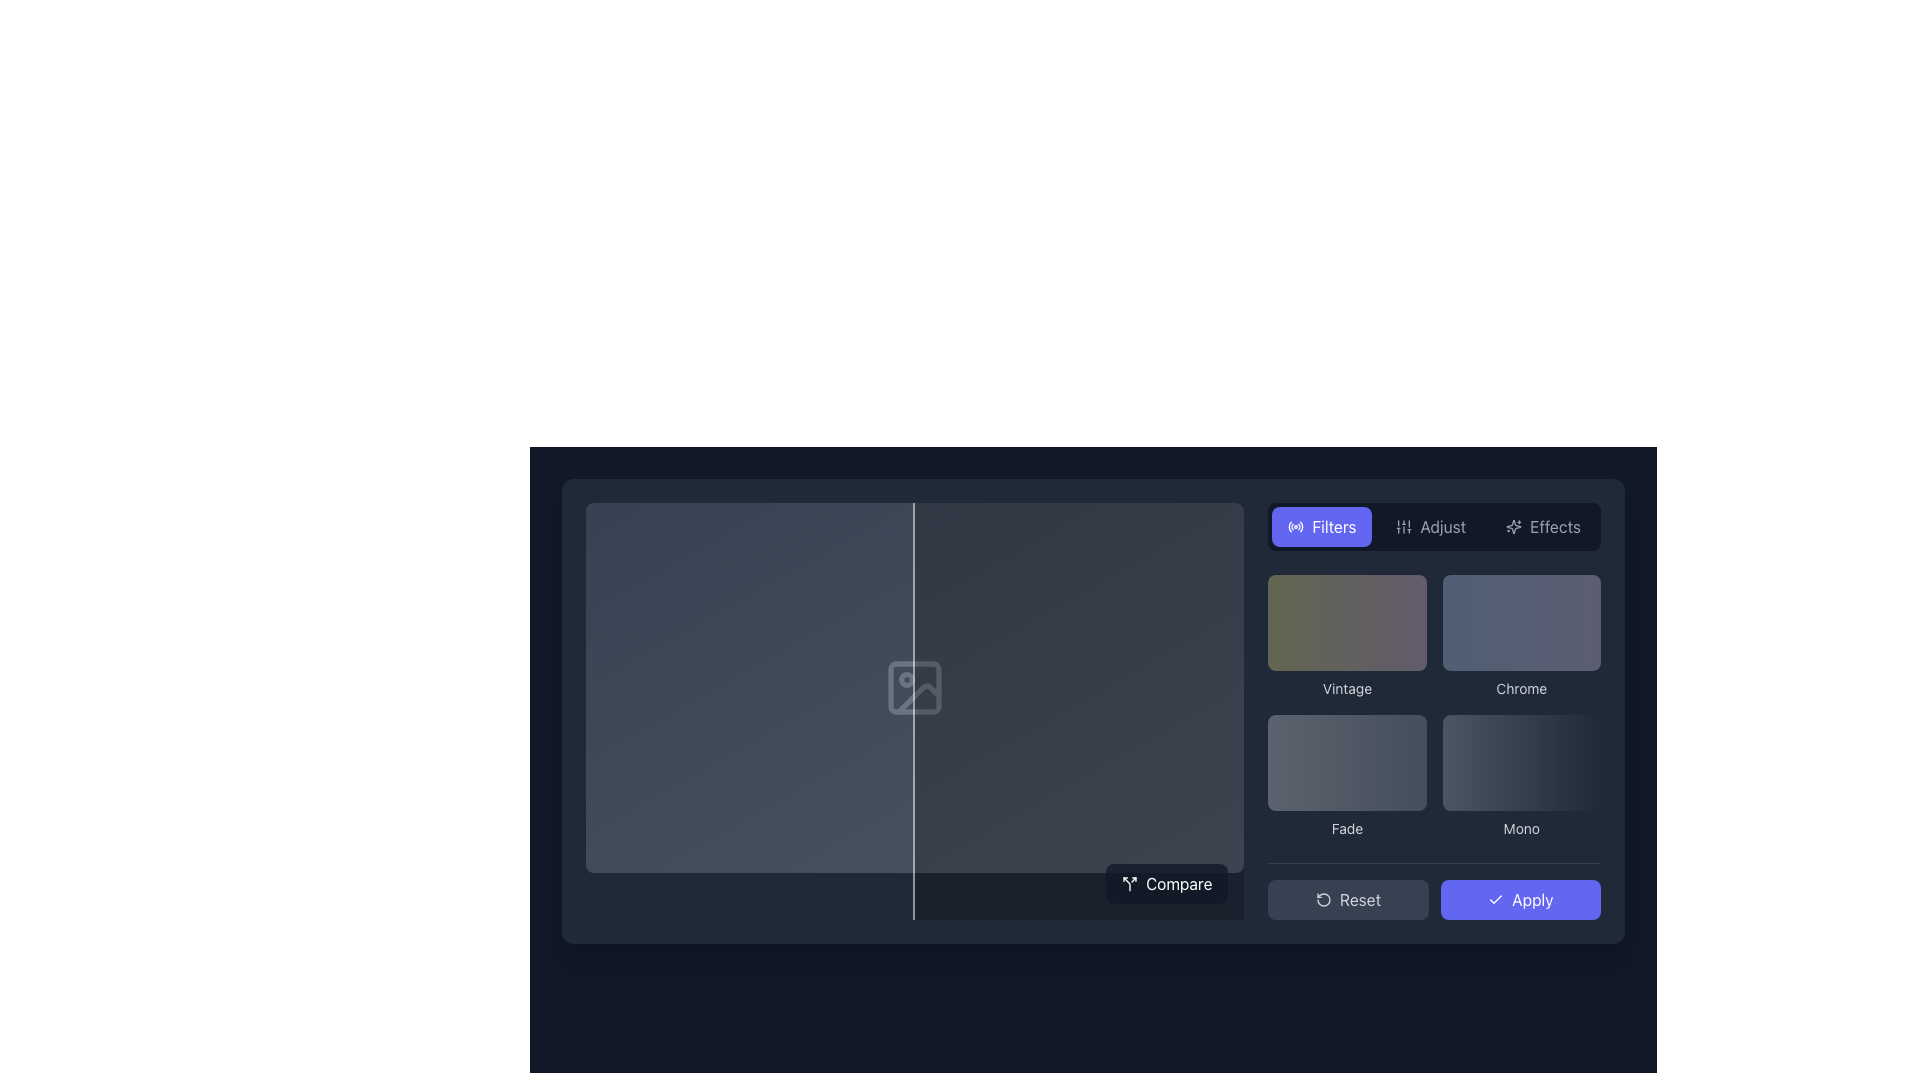 This screenshot has width=1920, height=1080. I want to click on the decorative icon located to the left of the 'Effects' label, so click(1514, 526).